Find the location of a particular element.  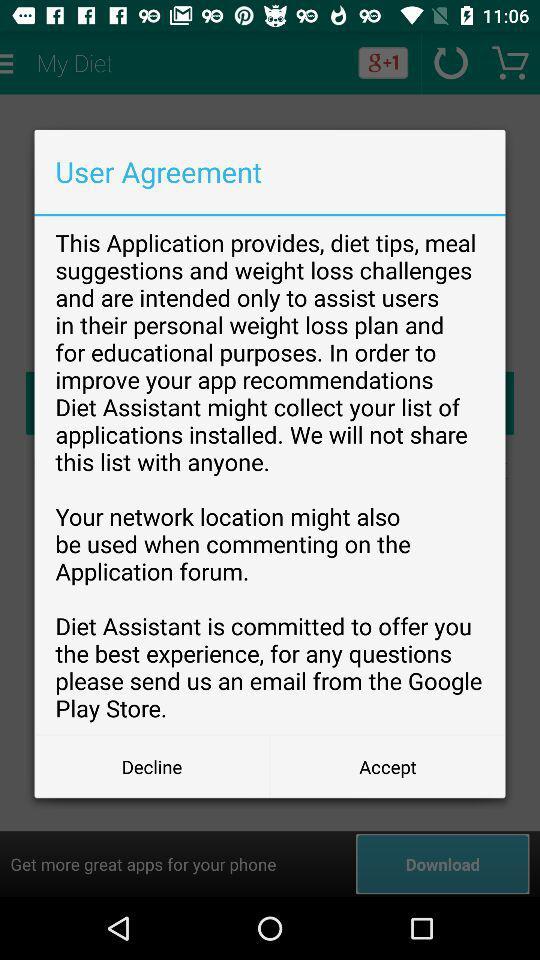

accept icon is located at coordinates (387, 765).